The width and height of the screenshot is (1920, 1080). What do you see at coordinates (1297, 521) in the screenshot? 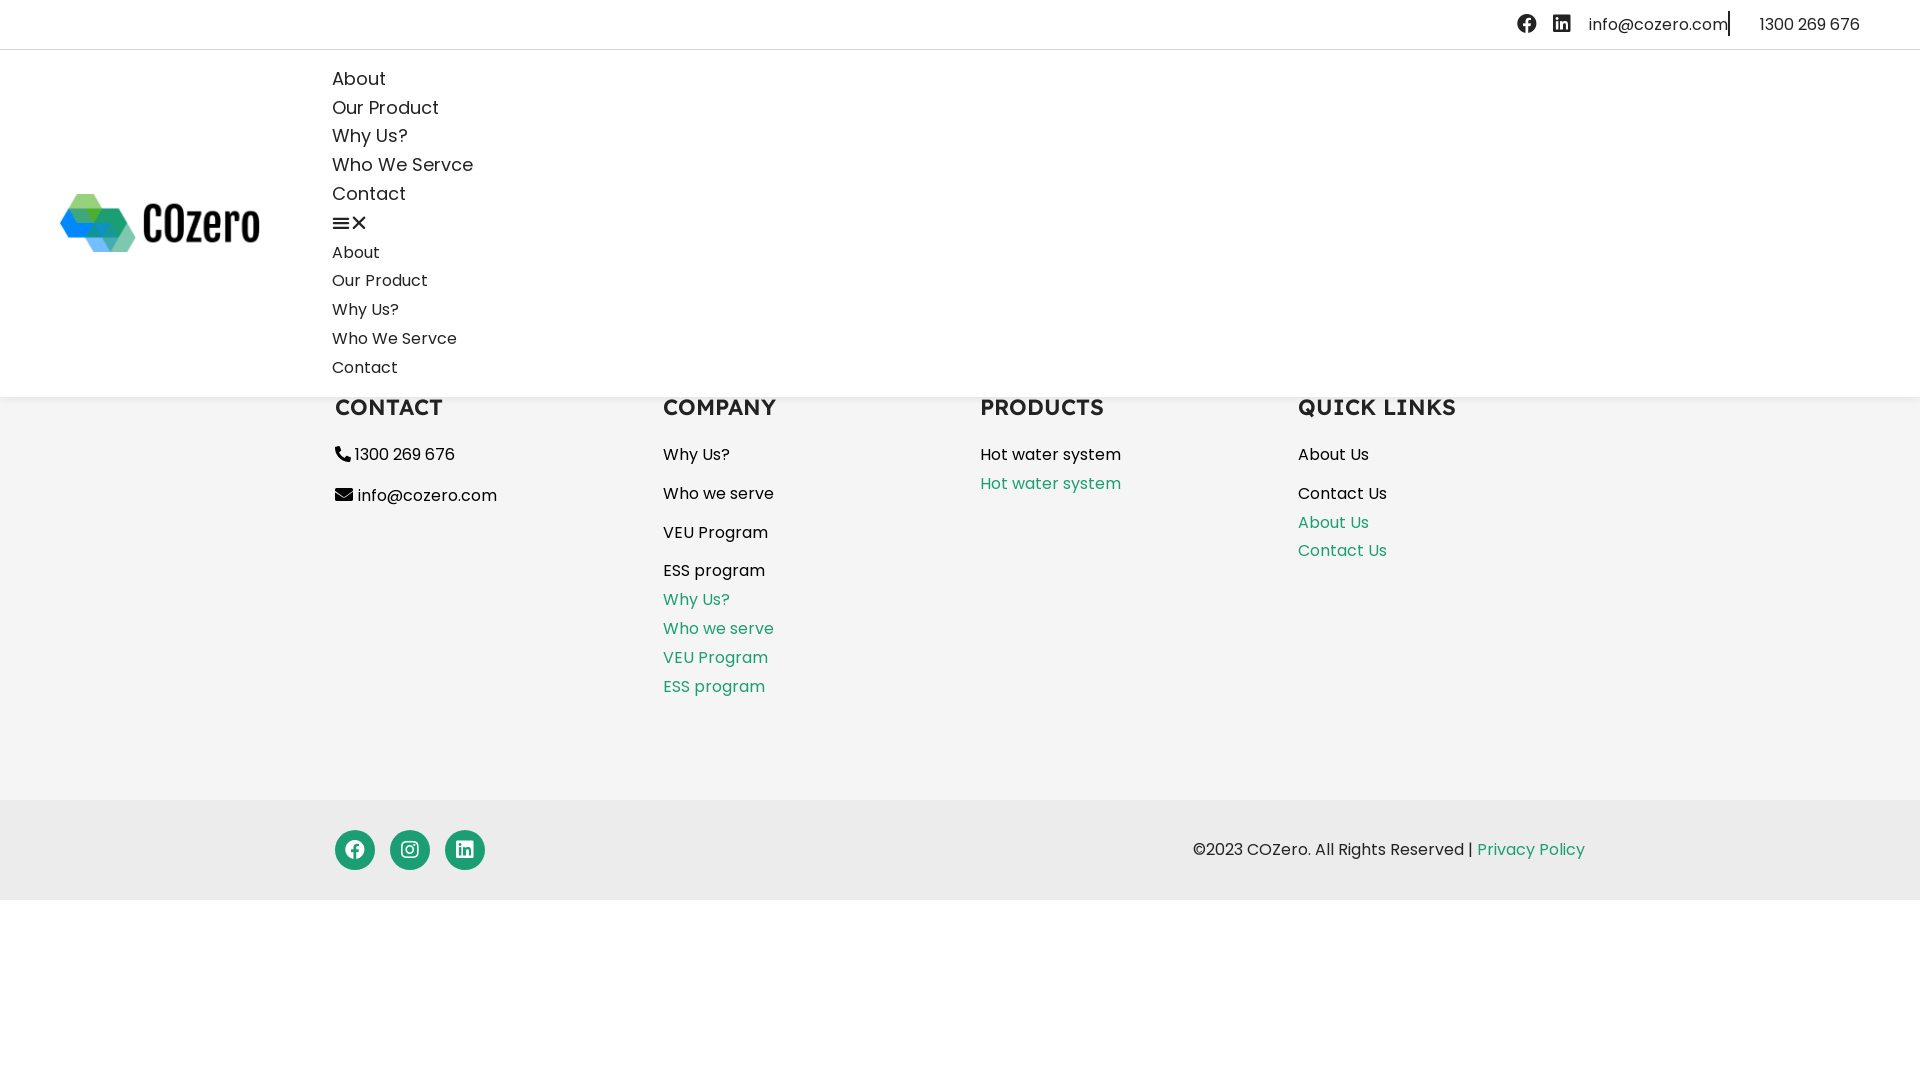
I see `'About Us'` at bounding box center [1297, 521].